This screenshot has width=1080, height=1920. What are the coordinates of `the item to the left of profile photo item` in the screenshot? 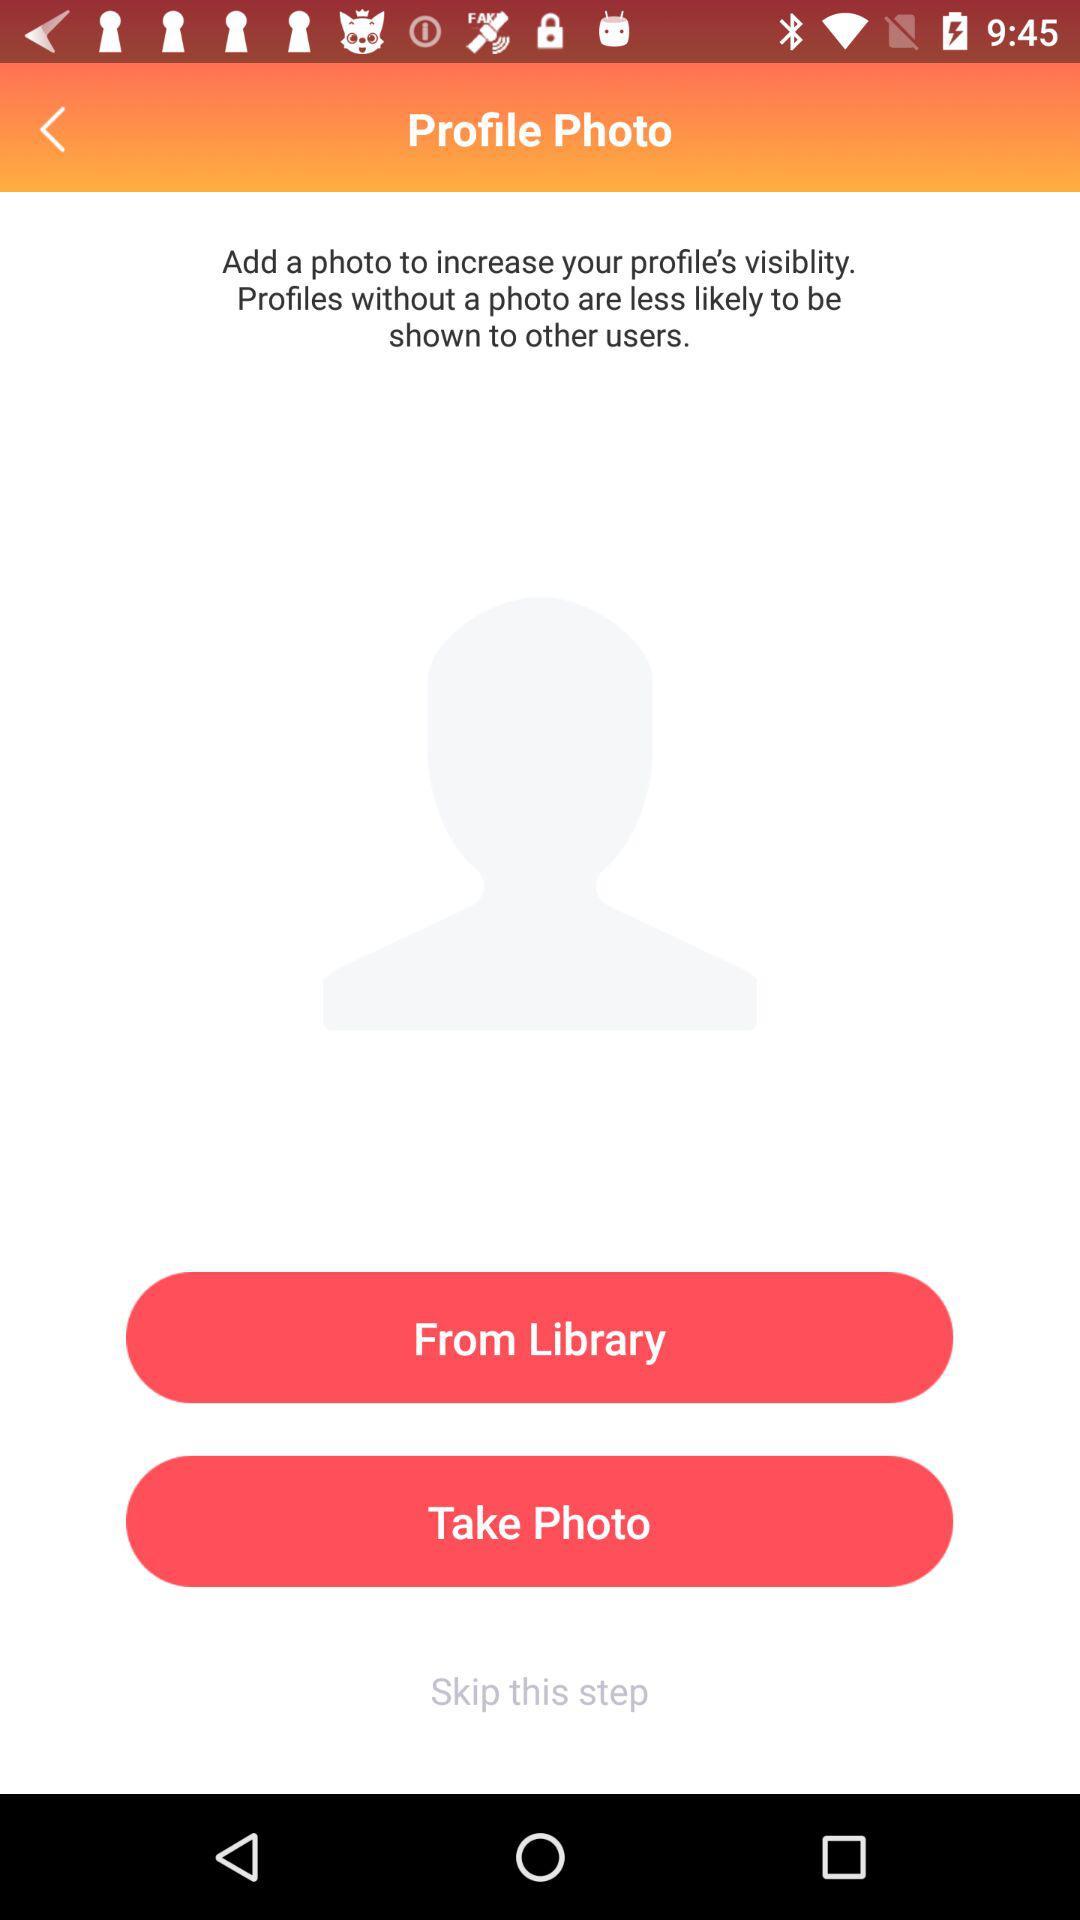 It's located at (56, 128).